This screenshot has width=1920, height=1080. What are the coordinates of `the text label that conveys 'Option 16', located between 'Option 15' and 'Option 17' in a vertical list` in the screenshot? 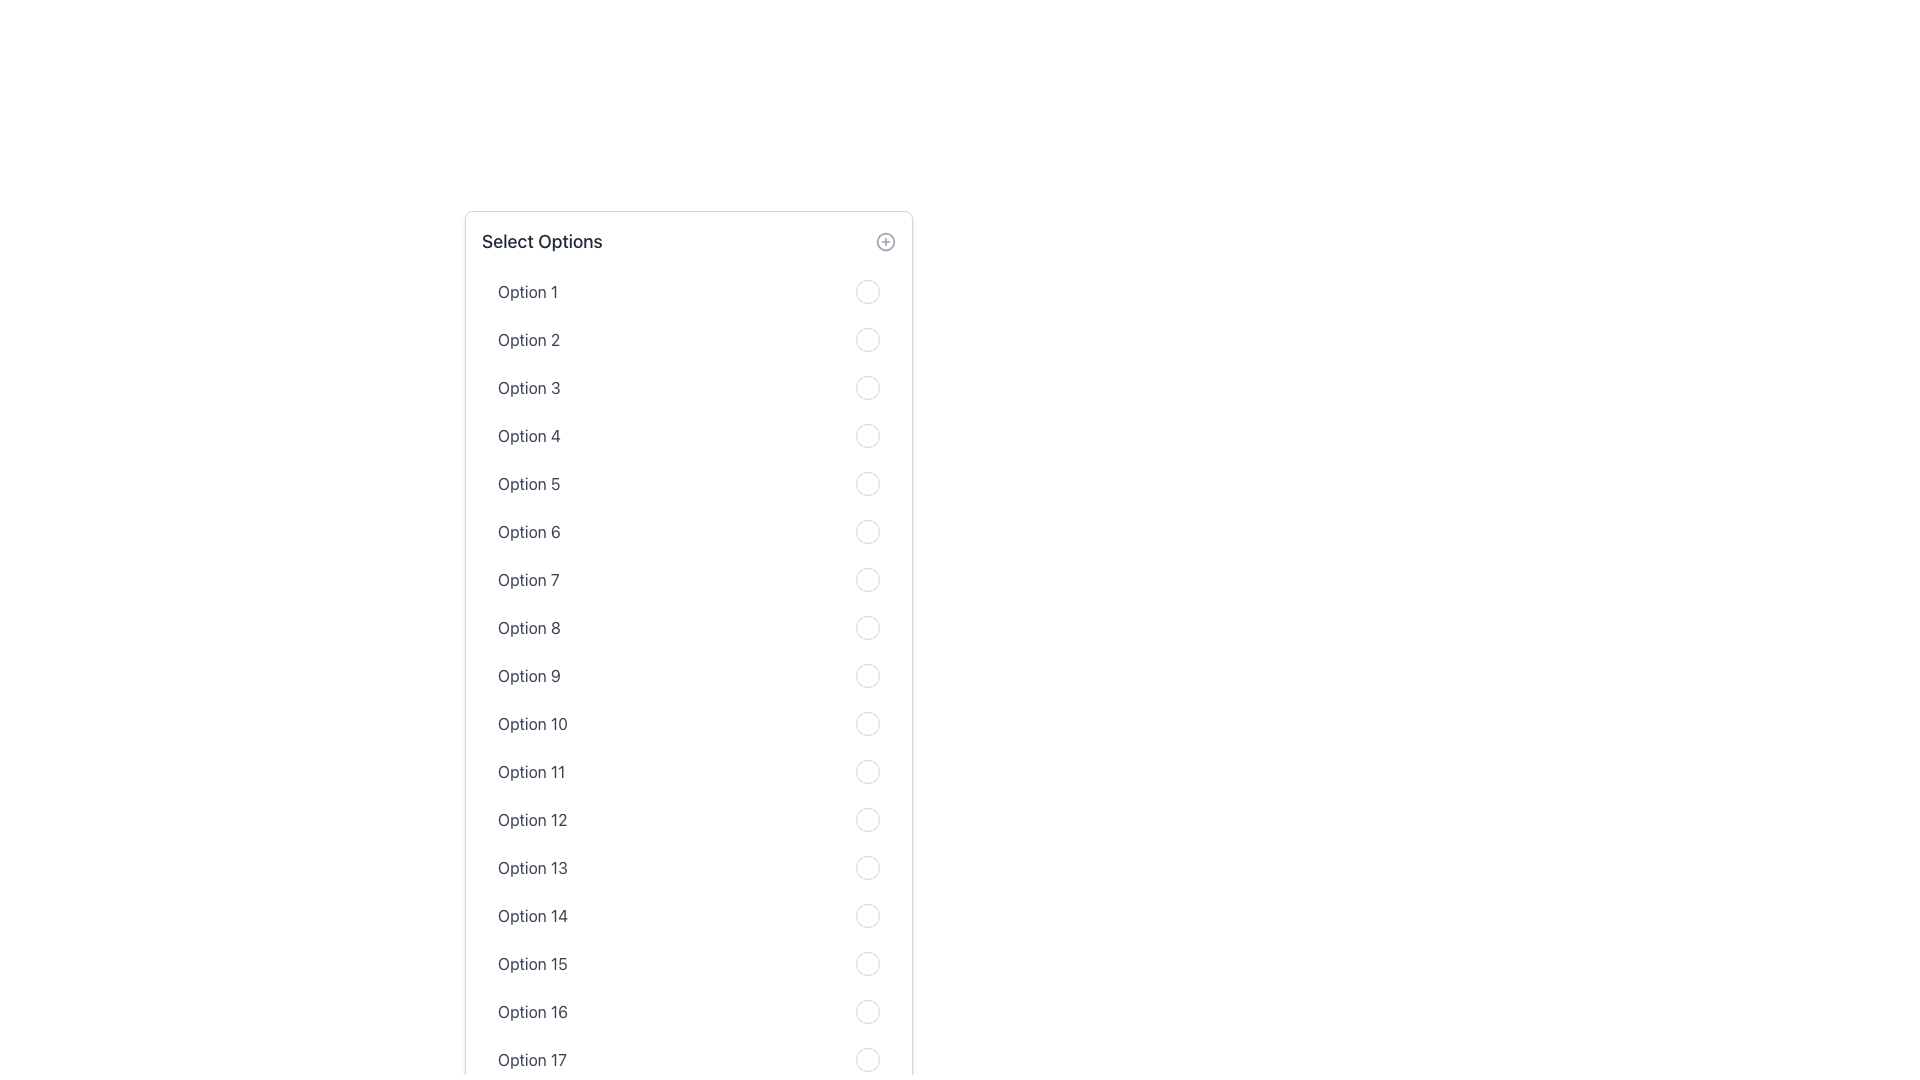 It's located at (532, 1011).